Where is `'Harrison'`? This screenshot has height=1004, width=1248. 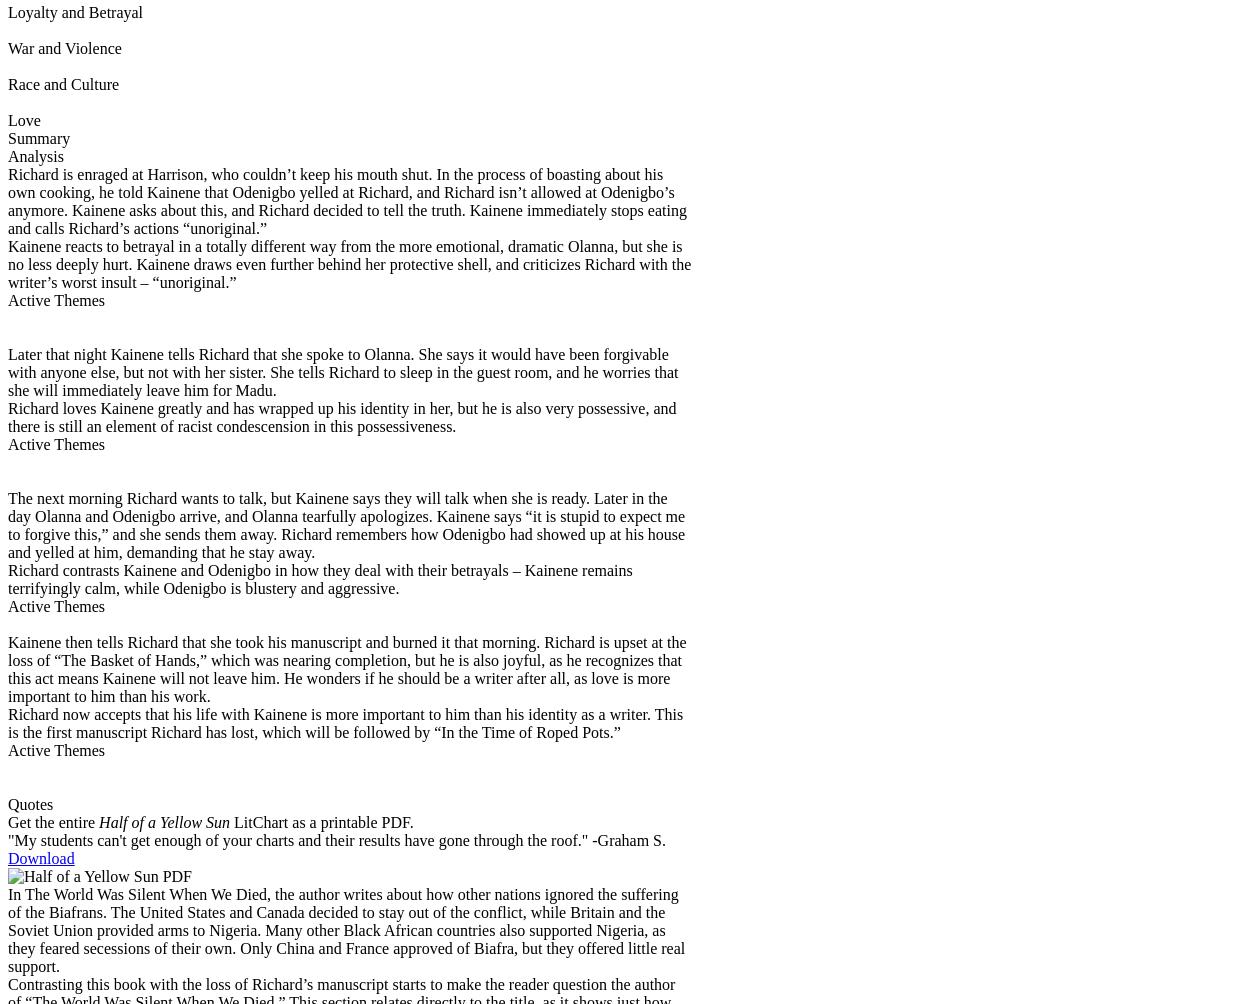 'Harrison' is located at coordinates (171, 172).